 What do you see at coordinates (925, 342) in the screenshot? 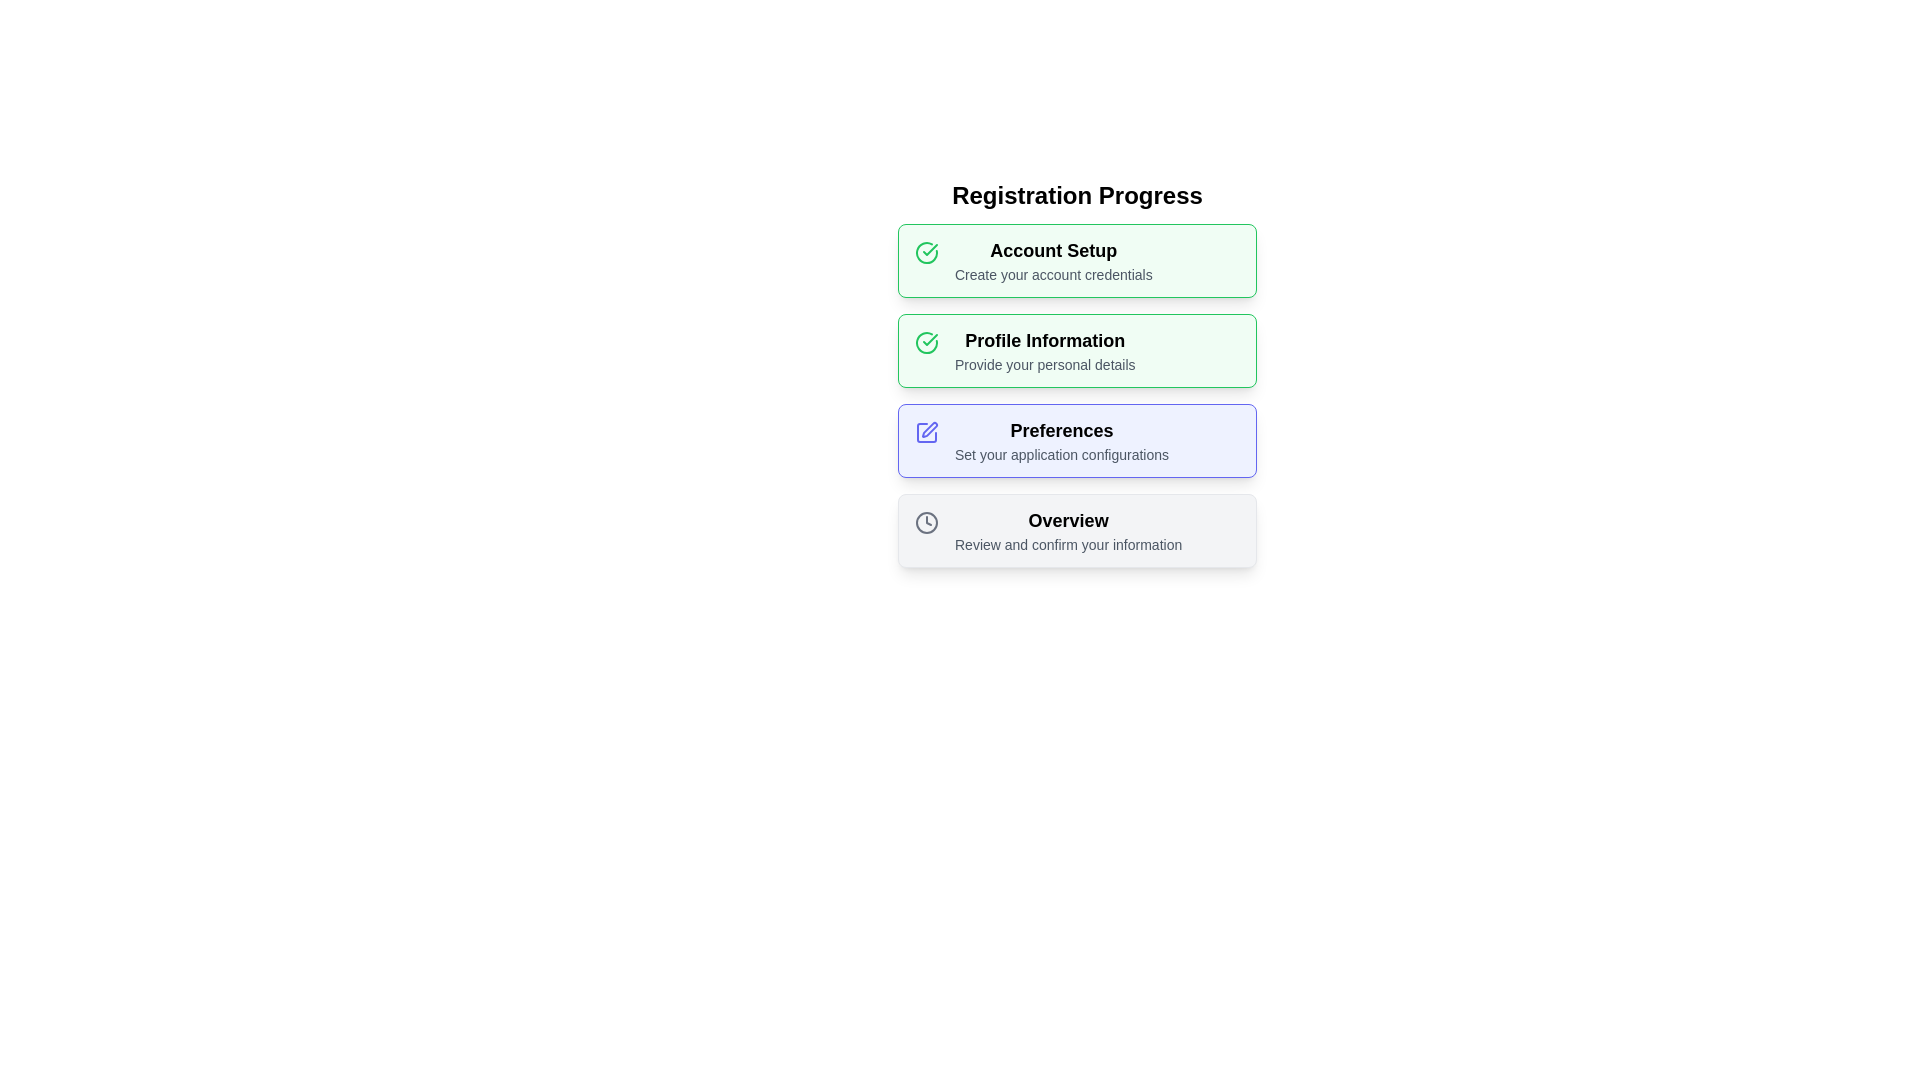
I see `the green circular icon with a checkmark symbol inside, indicating progress completion, located in the left section of the 'Profile Information' item within the 'Registration Progress' interface` at bounding box center [925, 342].